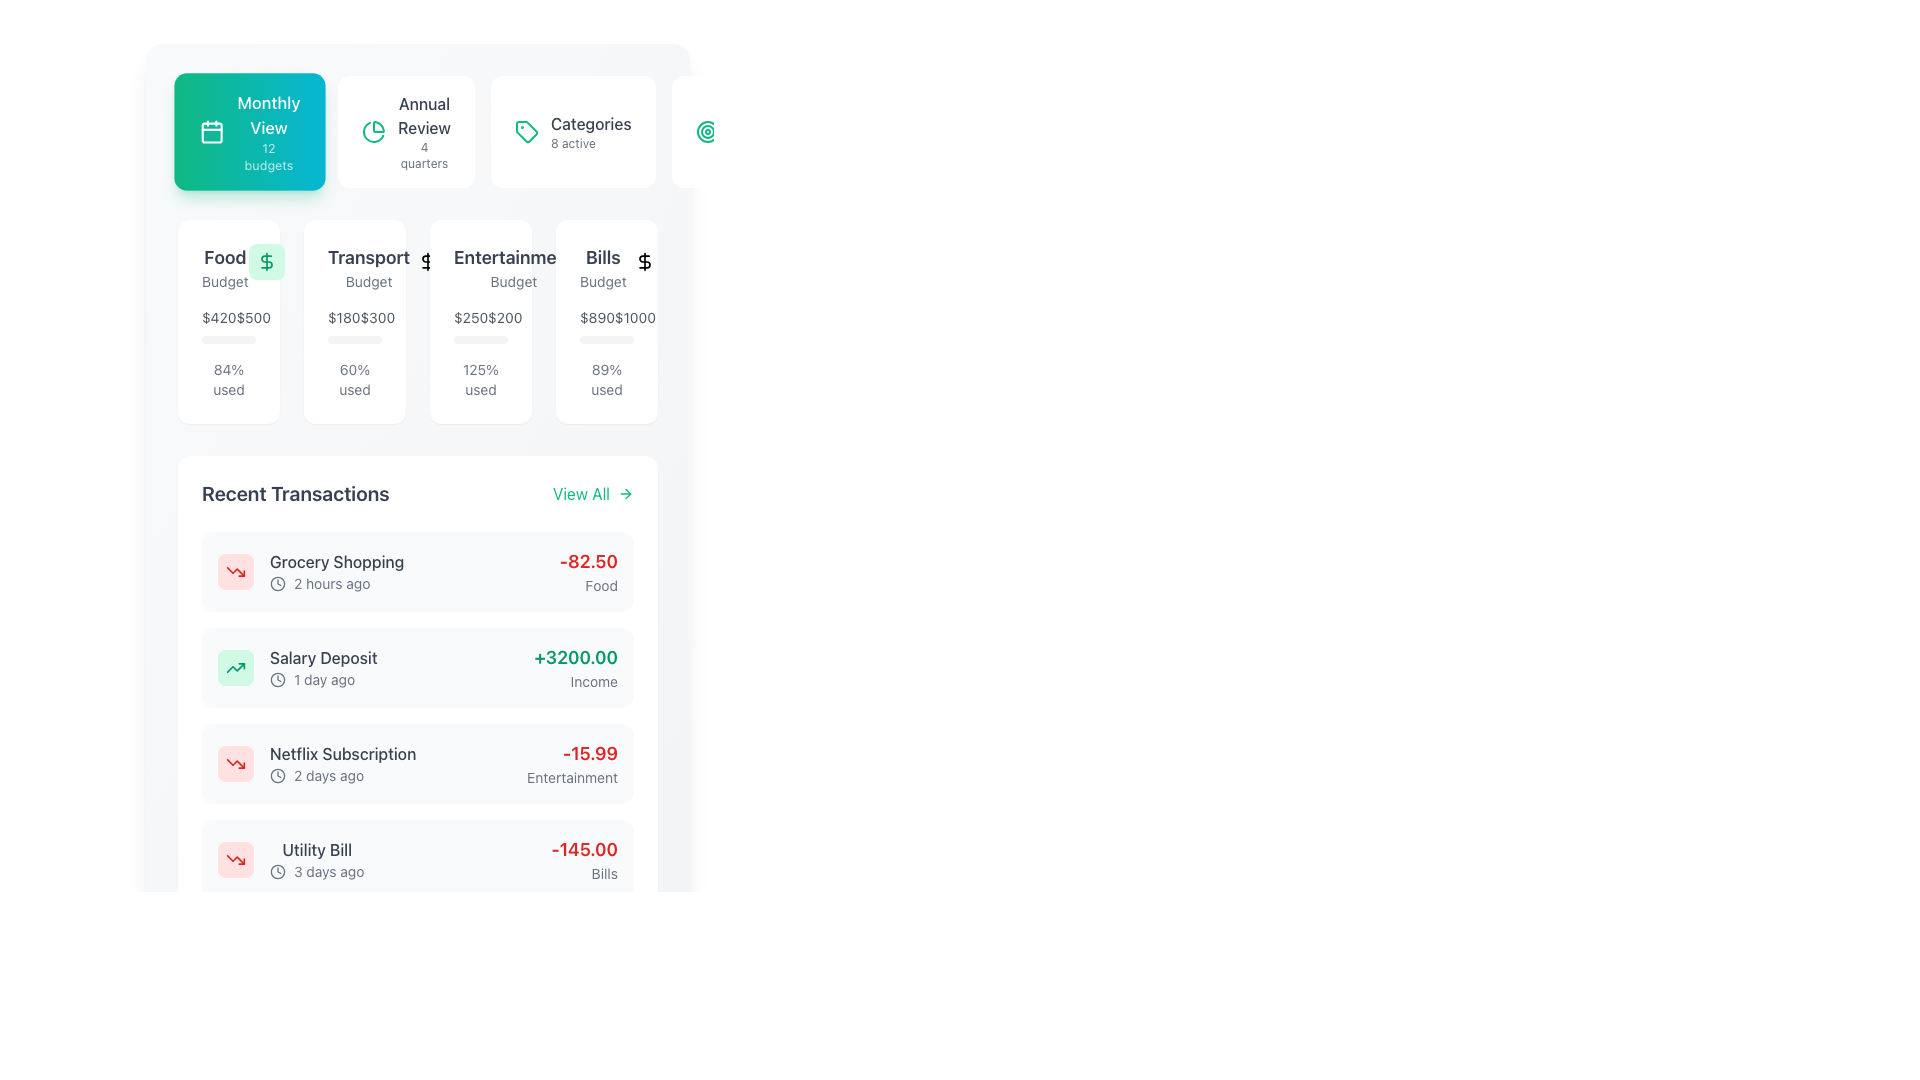  What do you see at coordinates (316, 849) in the screenshot?
I see `the 'Utility Bill' static text label, which is displayed in a medium-weight gray font in the bottom-most row of the 'Recent Transactions' section, aligned to the left of other elements` at bounding box center [316, 849].